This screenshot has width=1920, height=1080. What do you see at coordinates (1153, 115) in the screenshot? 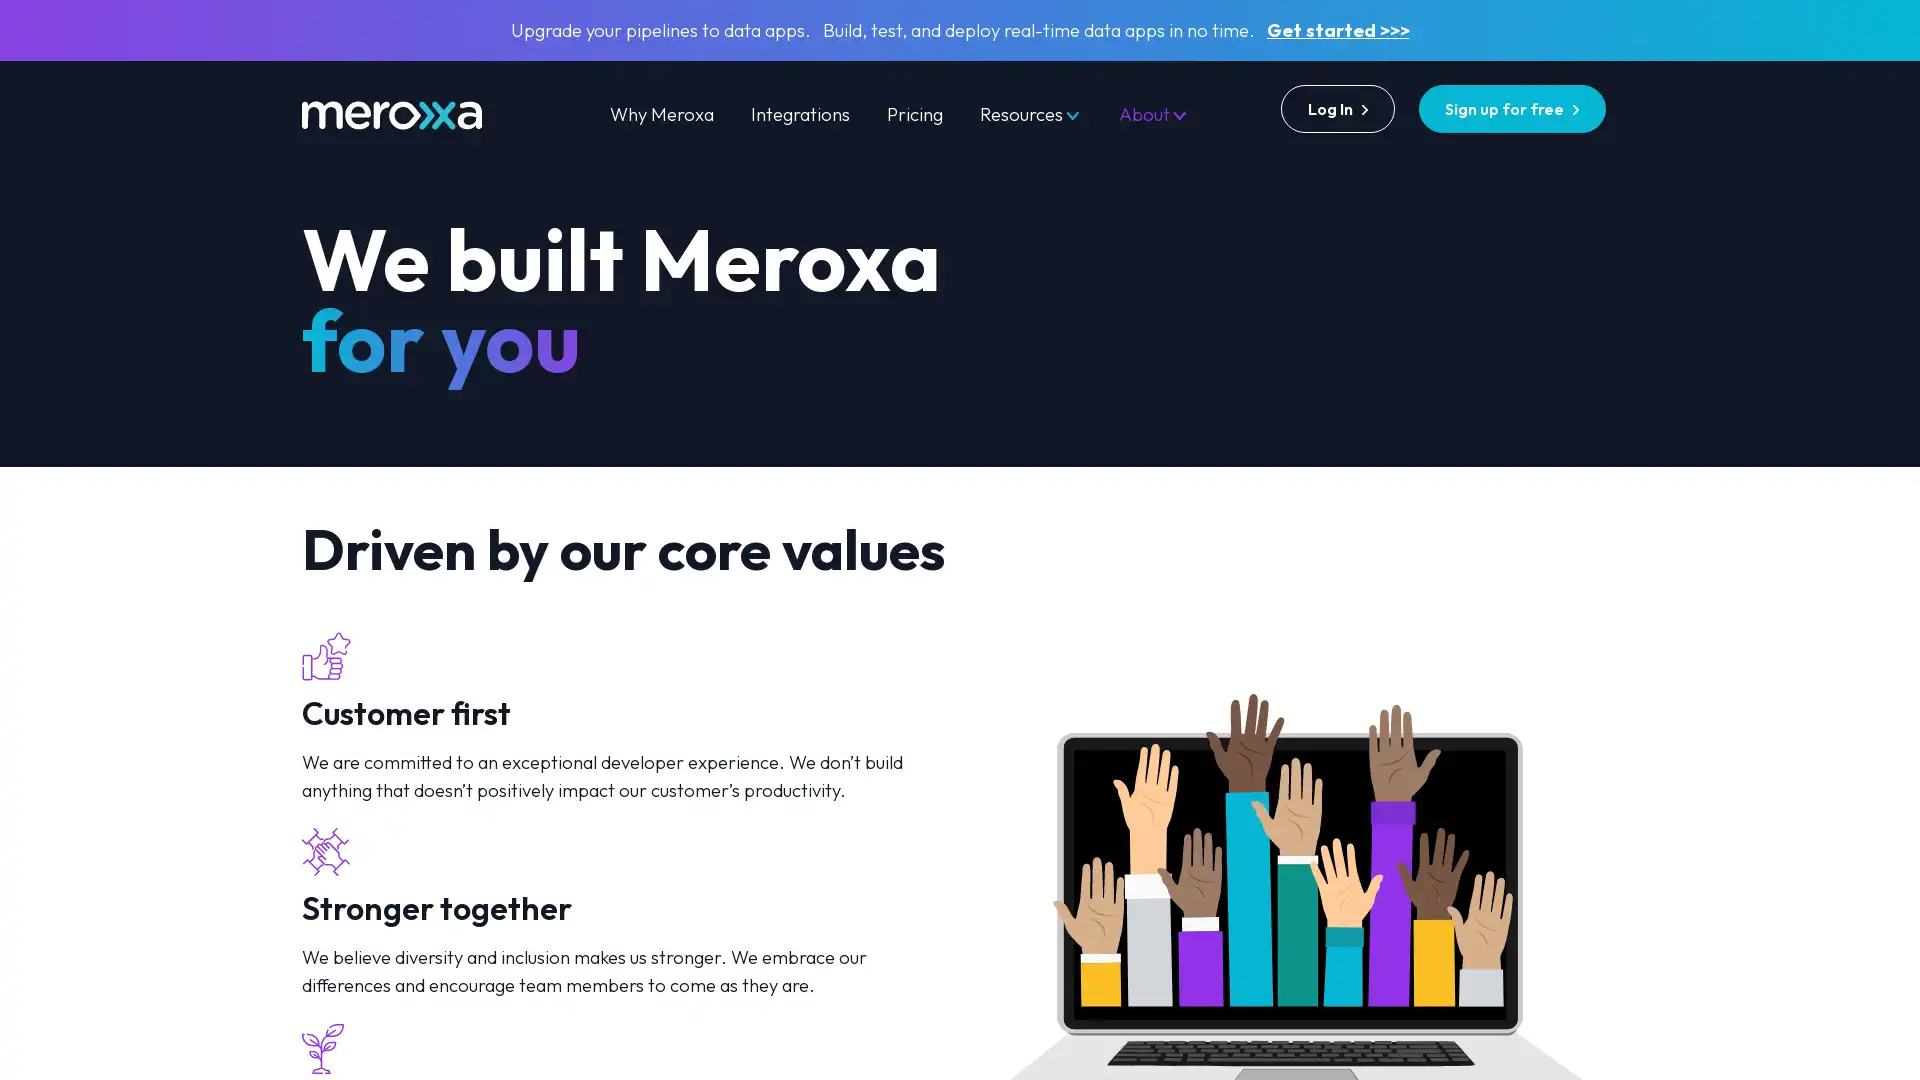
I see `About` at bounding box center [1153, 115].